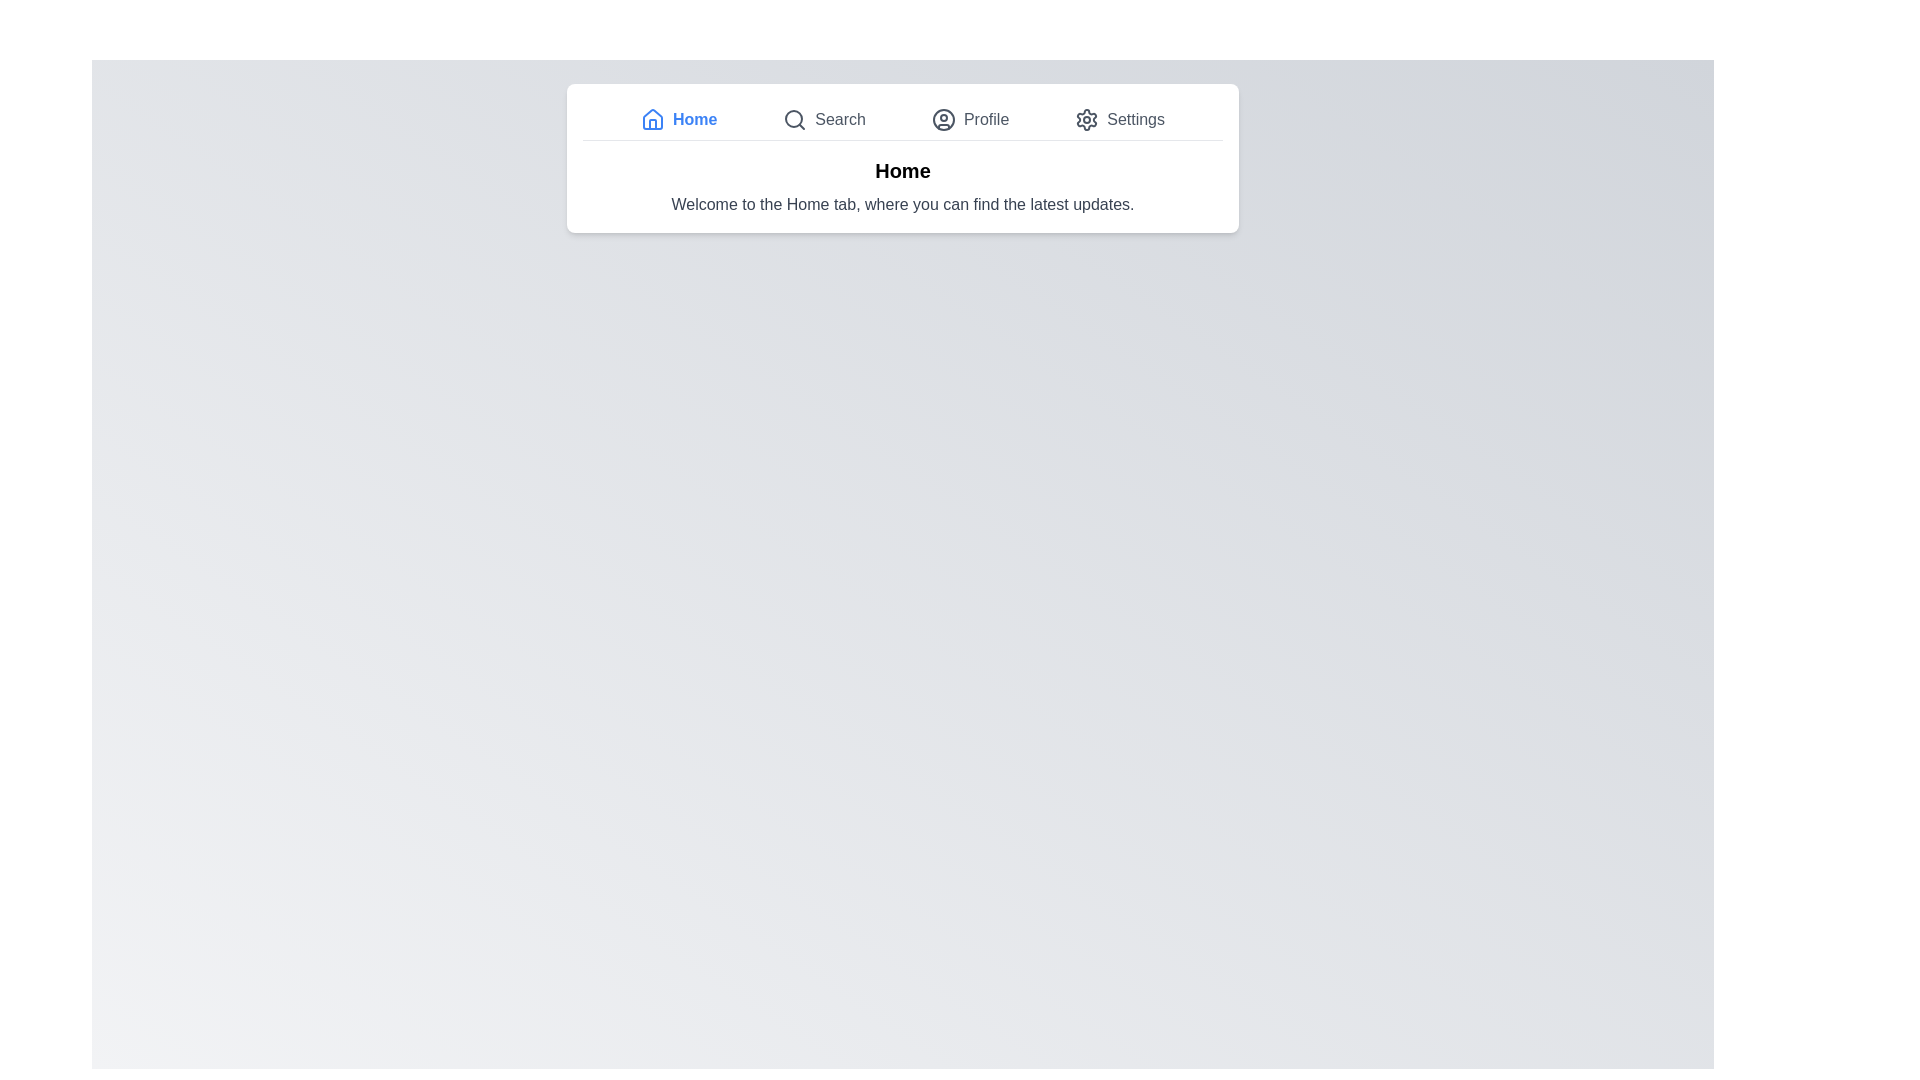 The width and height of the screenshot is (1920, 1080). What do you see at coordinates (652, 119) in the screenshot?
I see `the 'Home' icon located in the top navigation bar` at bounding box center [652, 119].